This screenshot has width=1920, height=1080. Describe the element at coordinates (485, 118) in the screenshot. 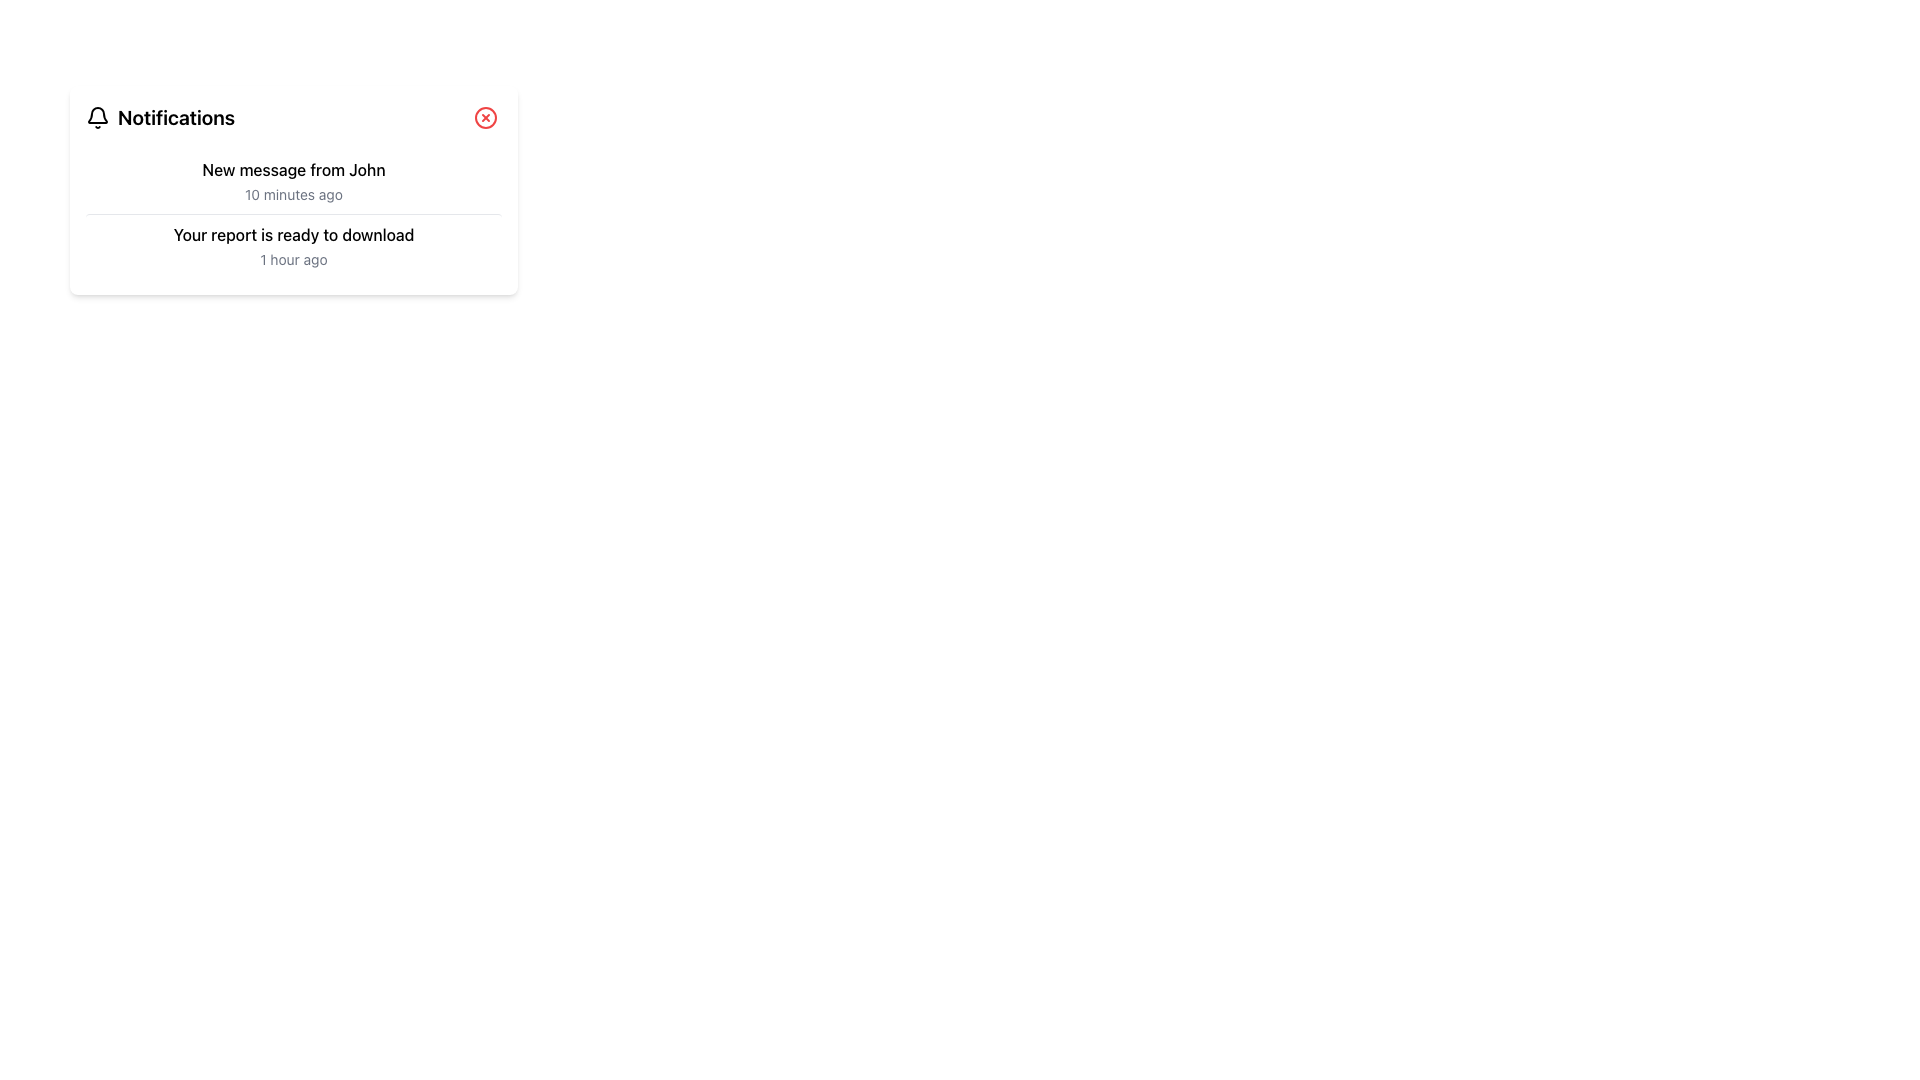

I see `the close (X) icon within the notification box, which is visually represented by an SVG component located at the top right of the notification area` at that location.